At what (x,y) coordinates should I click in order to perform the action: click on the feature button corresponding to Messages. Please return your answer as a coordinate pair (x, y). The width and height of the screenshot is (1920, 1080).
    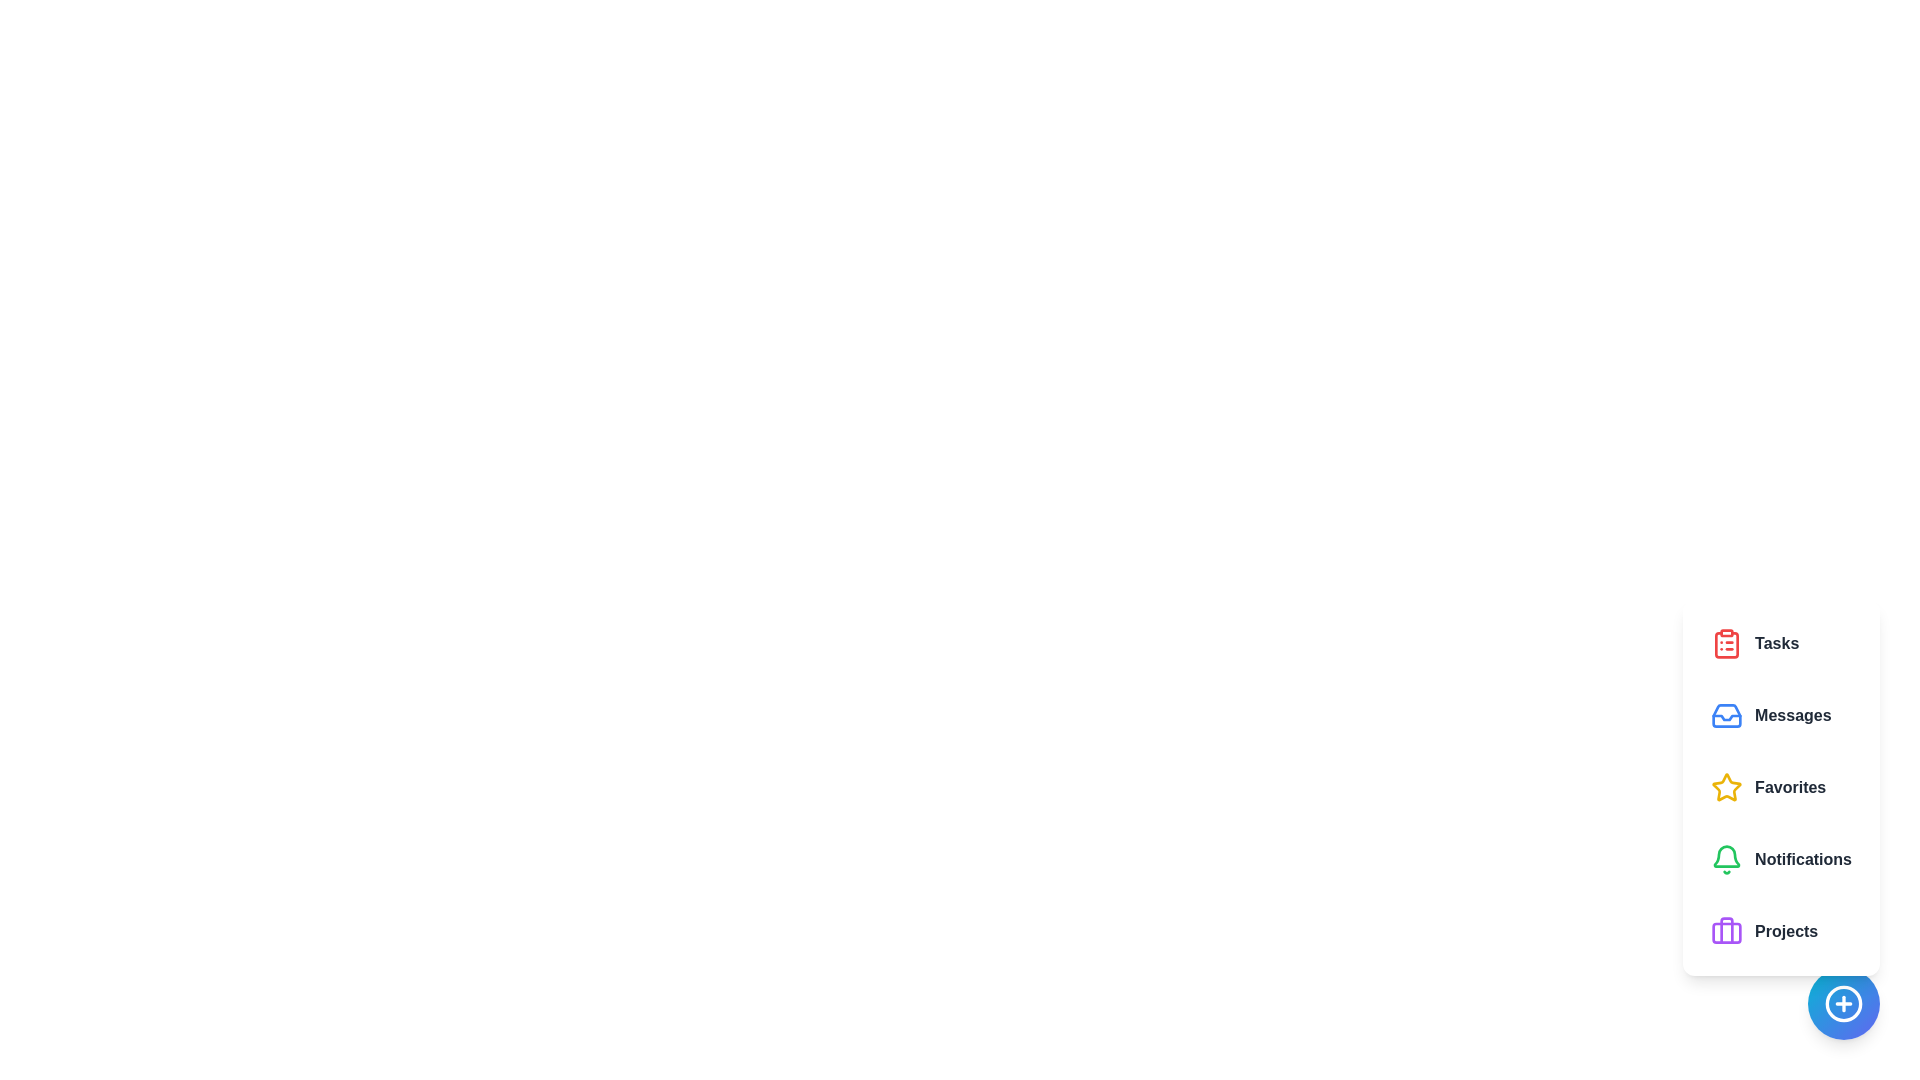
    Looking at the image, I should click on (1780, 715).